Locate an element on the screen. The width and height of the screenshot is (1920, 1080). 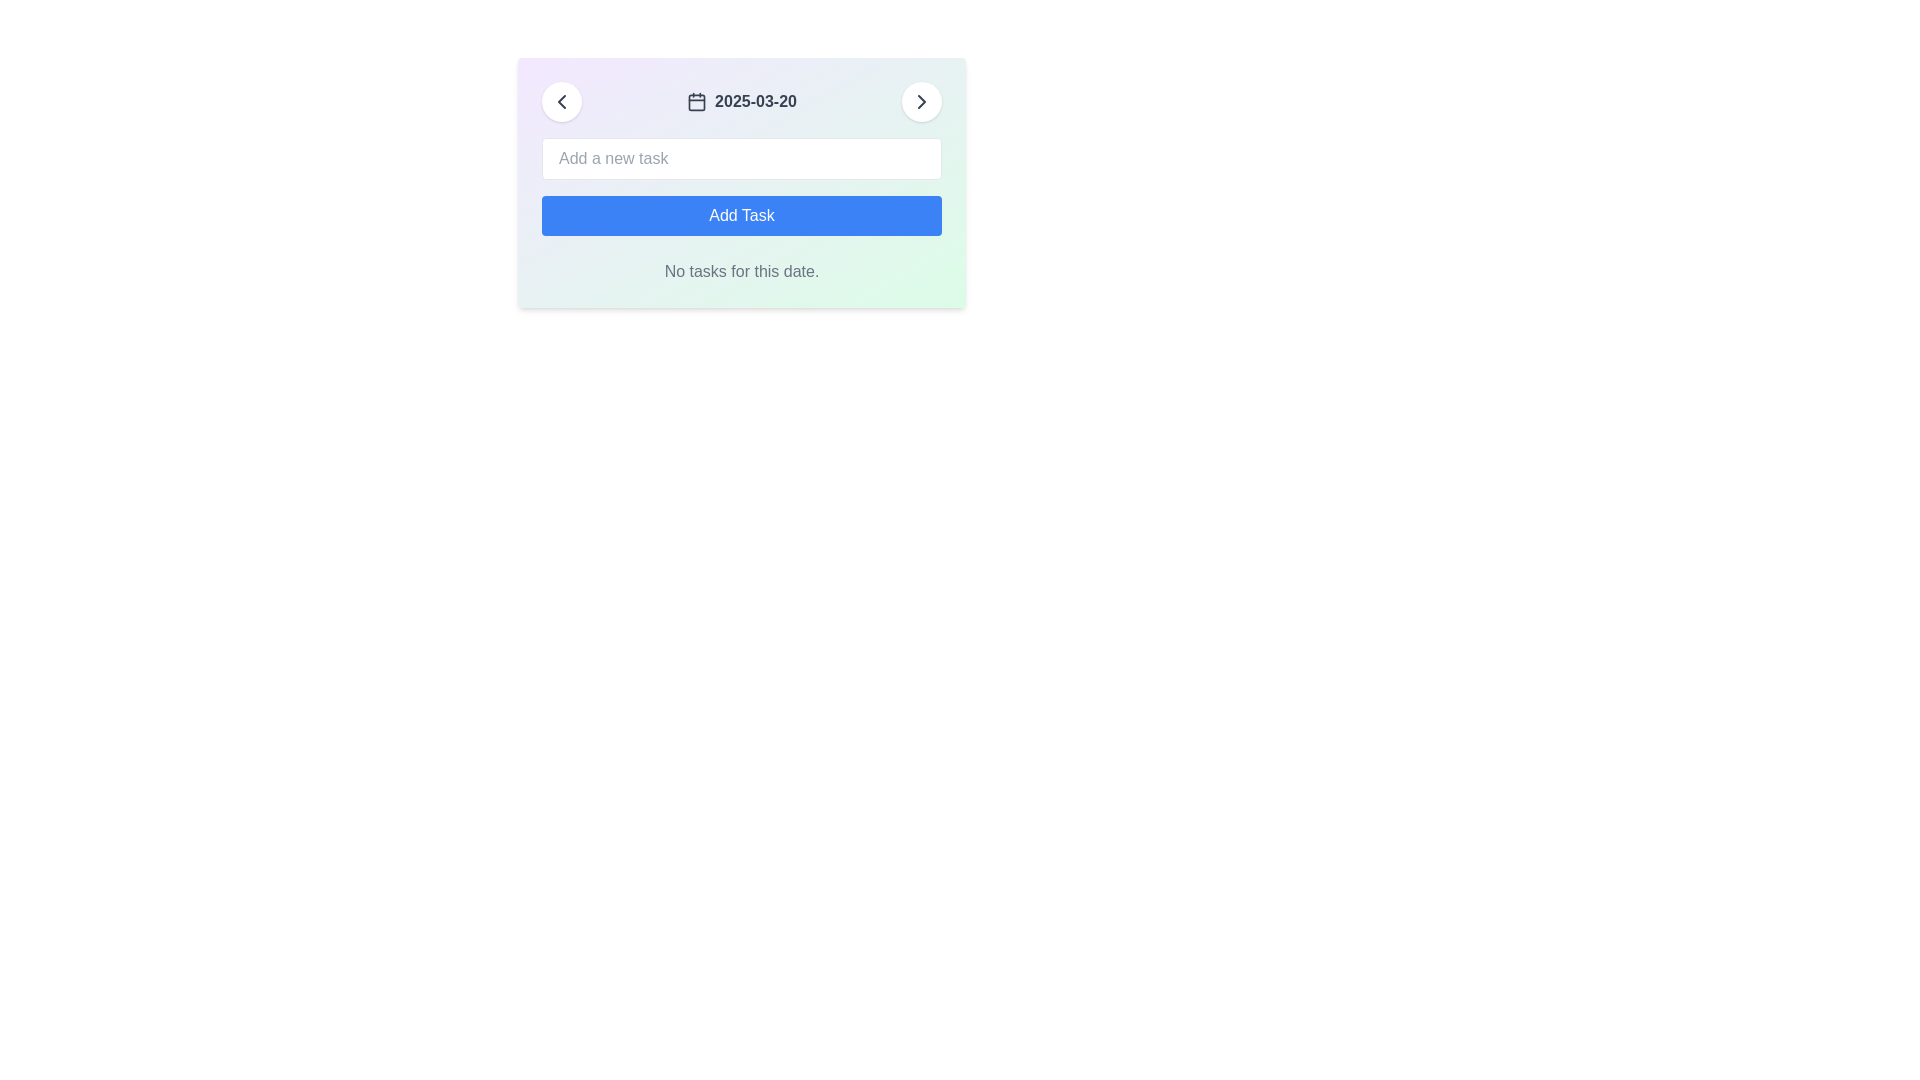
the text label indicating the currently selected date, which is positioned near the top of the interface, to the right of a calendar icon and between navigation arrows is located at coordinates (754, 101).